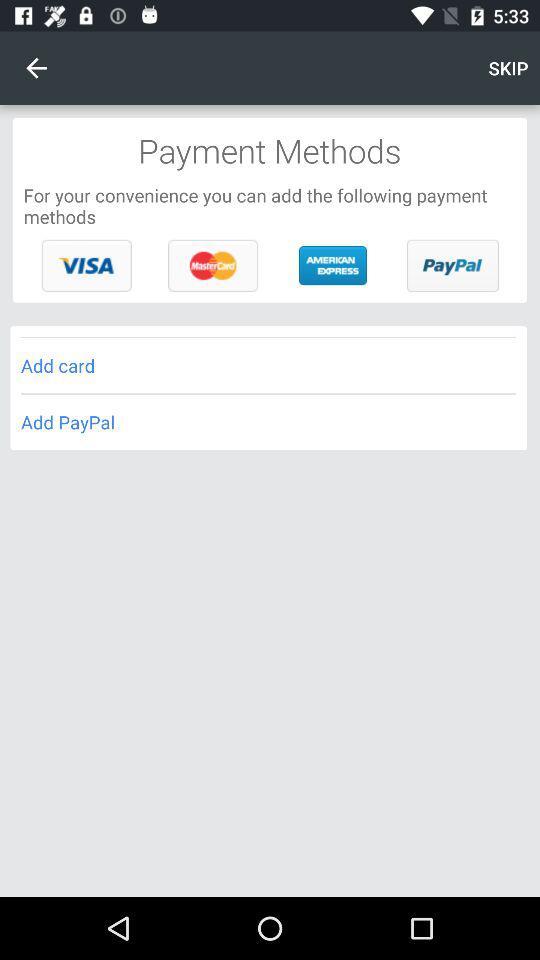  What do you see at coordinates (36, 68) in the screenshot?
I see `icon to the left of the skip item` at bounding box center [36, 68].